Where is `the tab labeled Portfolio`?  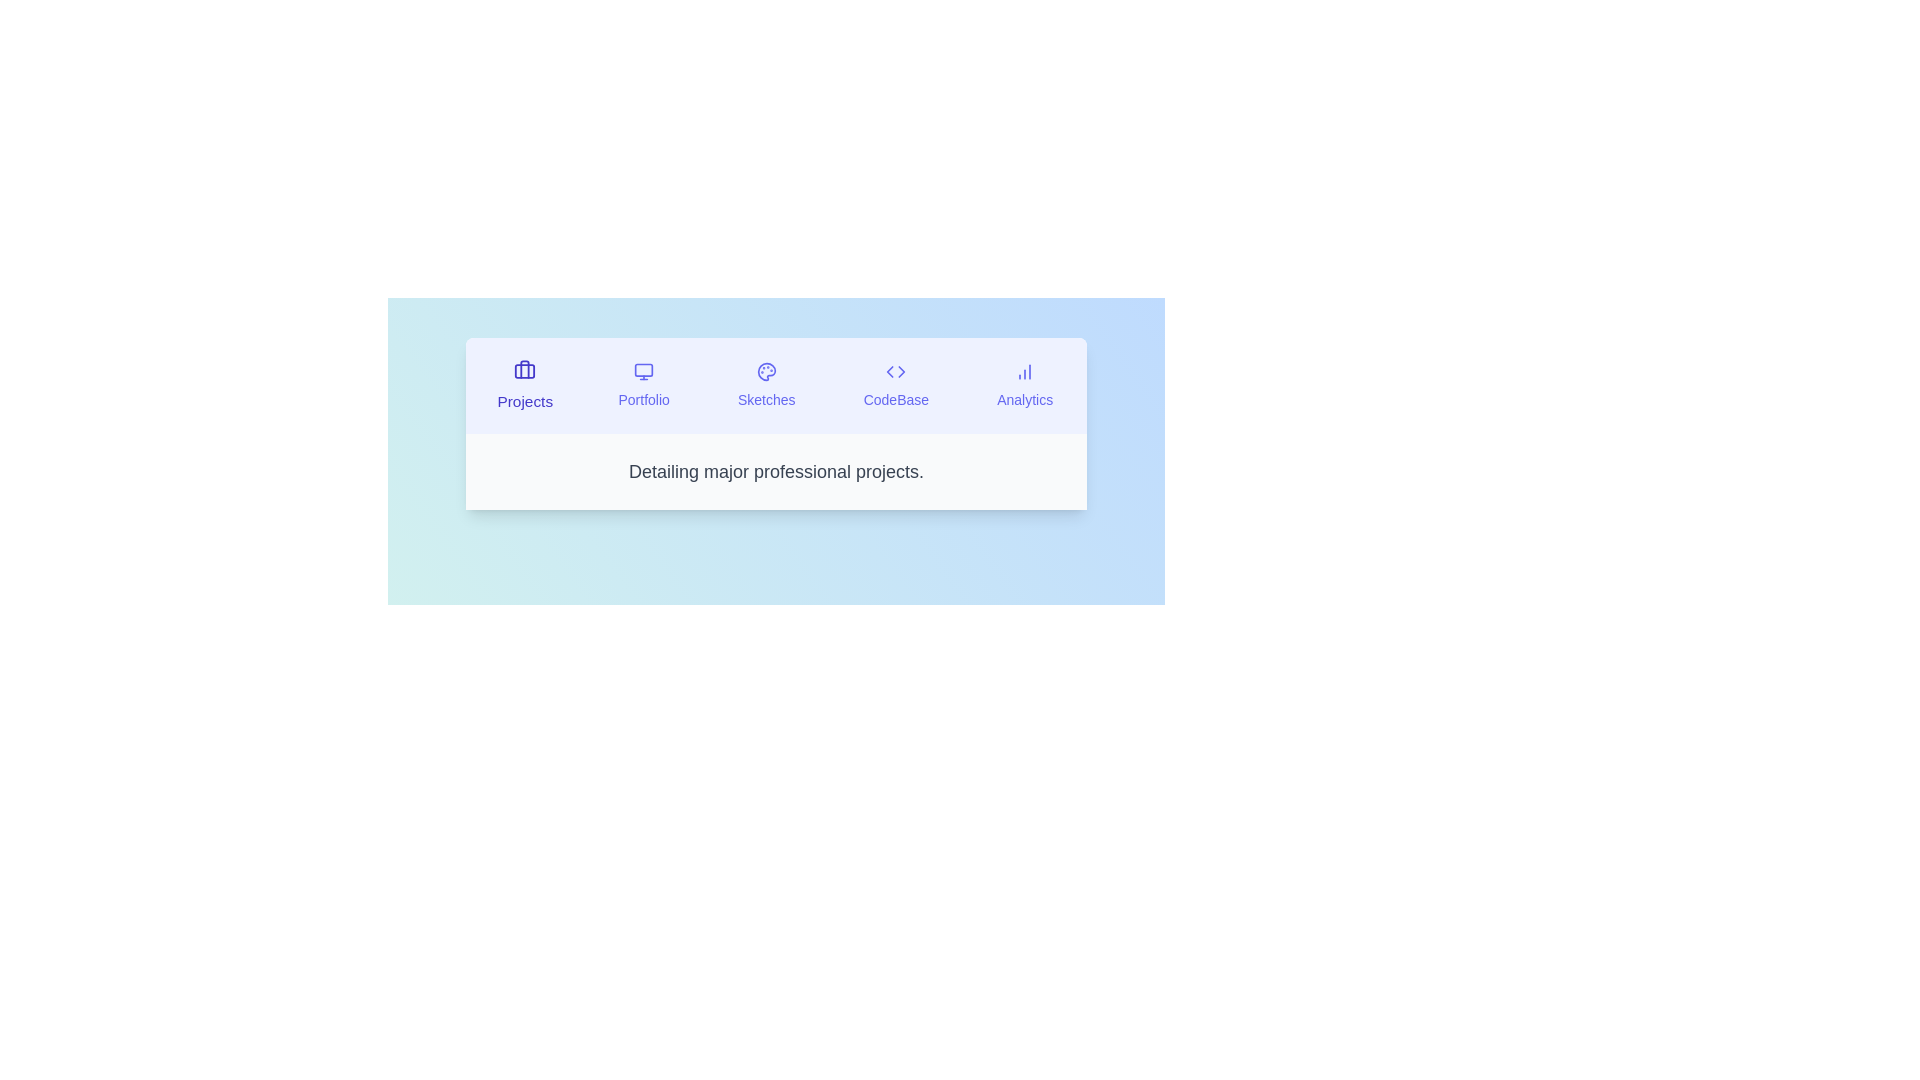 the tab labeled Portfolio is located at coordinates (644, 385).